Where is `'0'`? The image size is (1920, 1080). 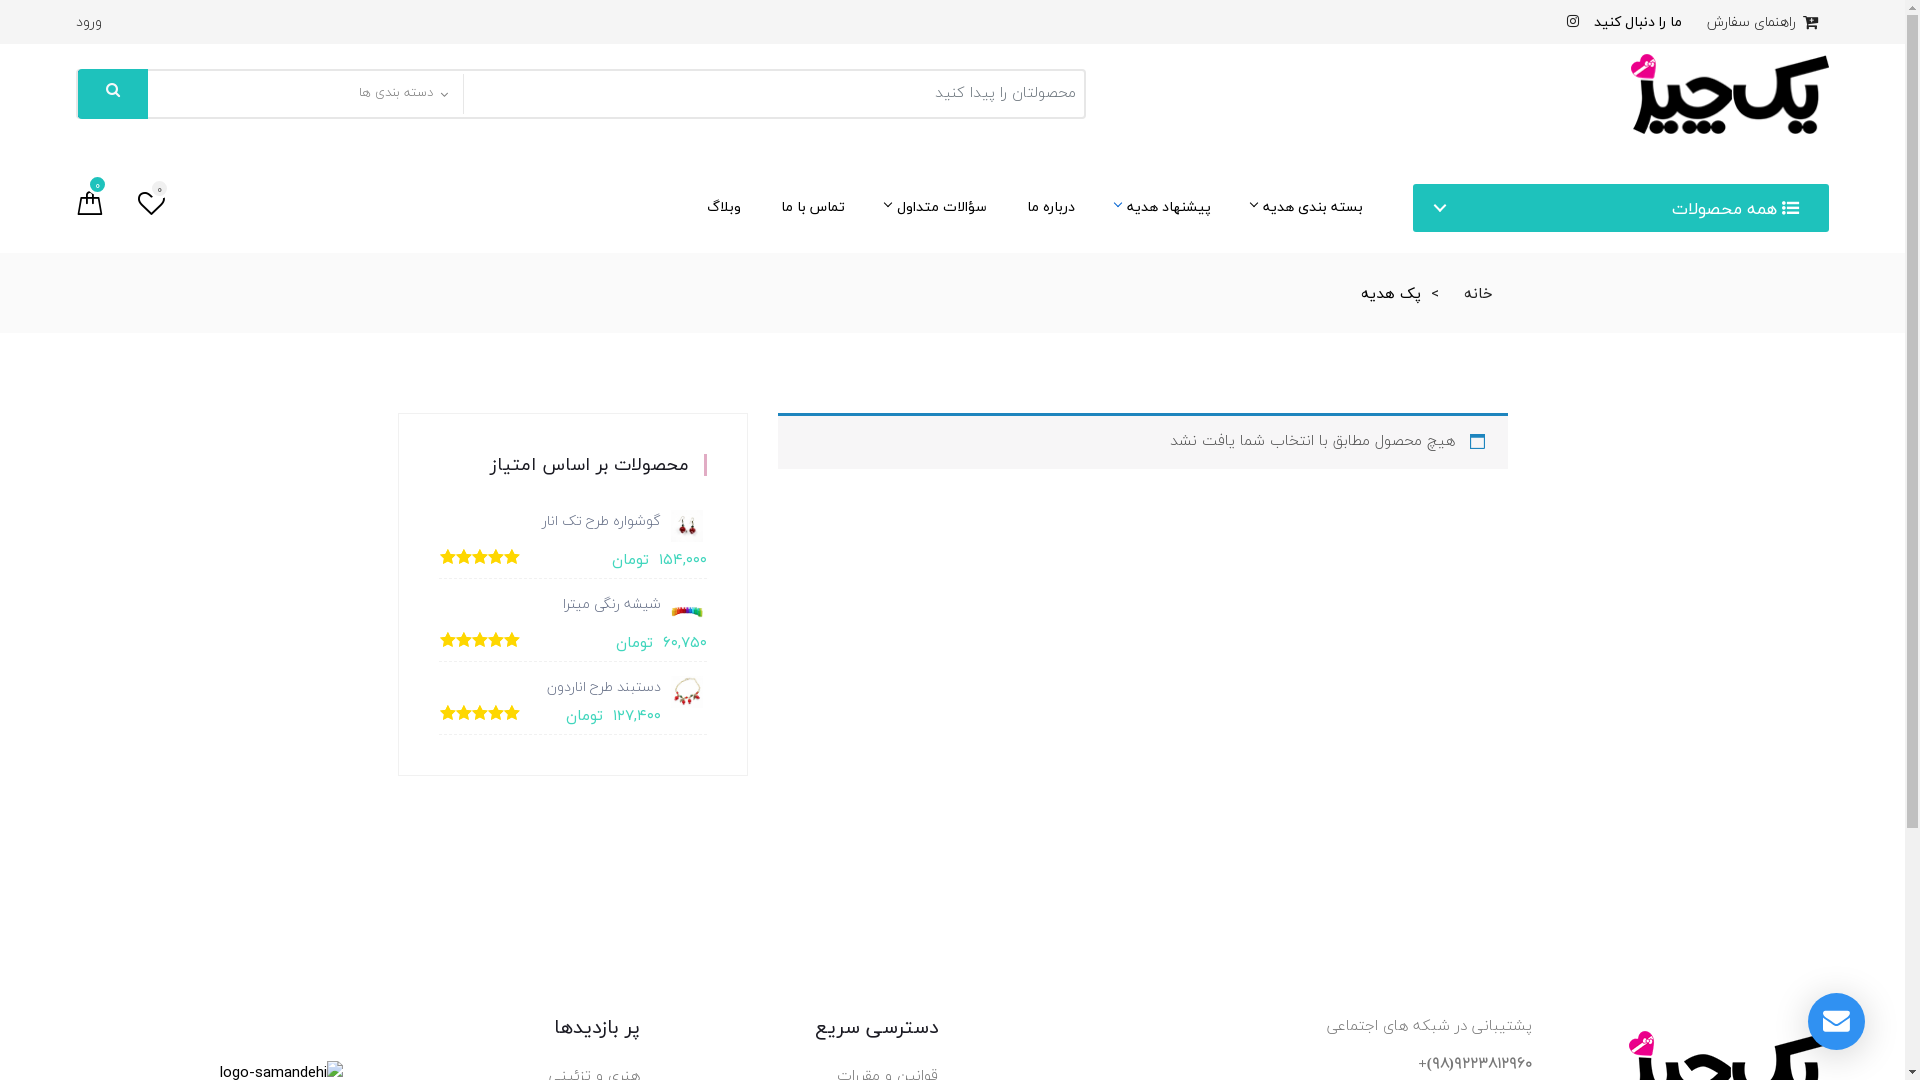
'0' is located at coordinates (137, 206).